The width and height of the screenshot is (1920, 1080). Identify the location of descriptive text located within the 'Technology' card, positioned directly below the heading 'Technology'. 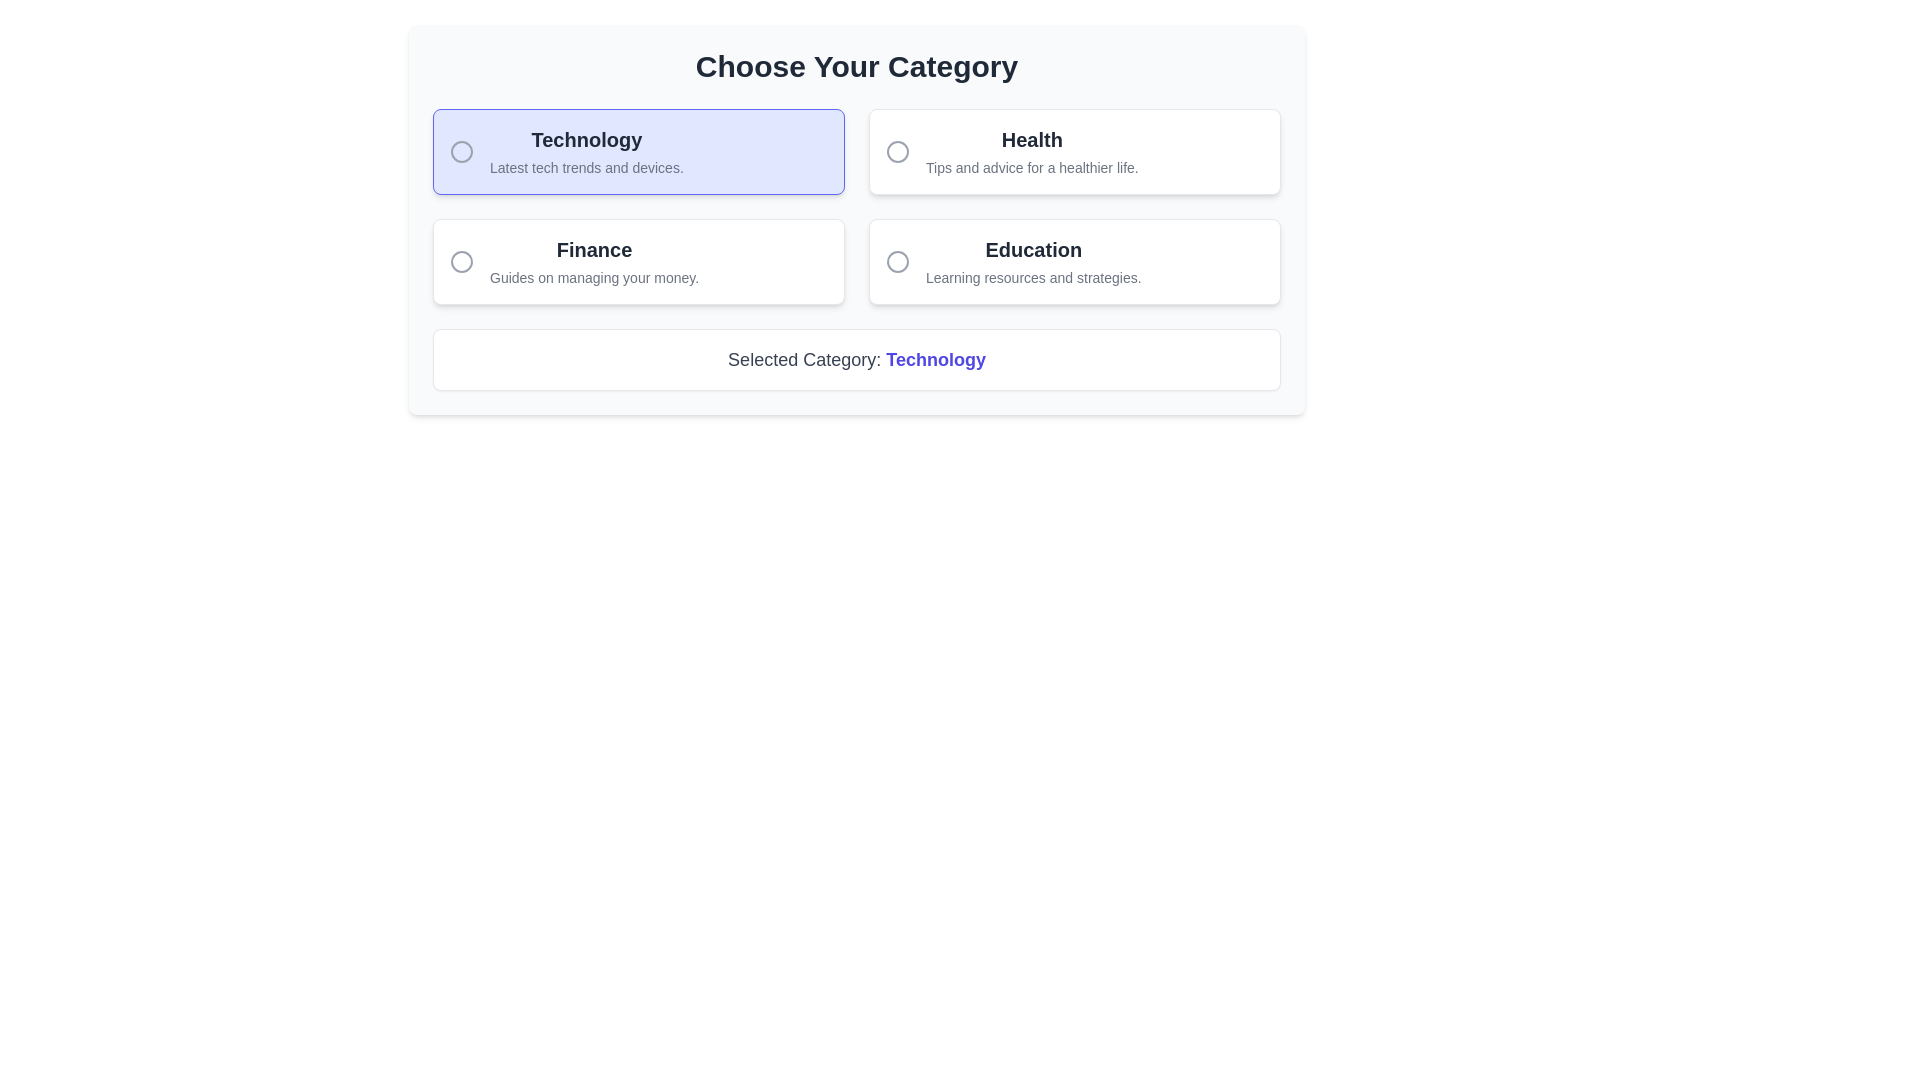
(585, 167).